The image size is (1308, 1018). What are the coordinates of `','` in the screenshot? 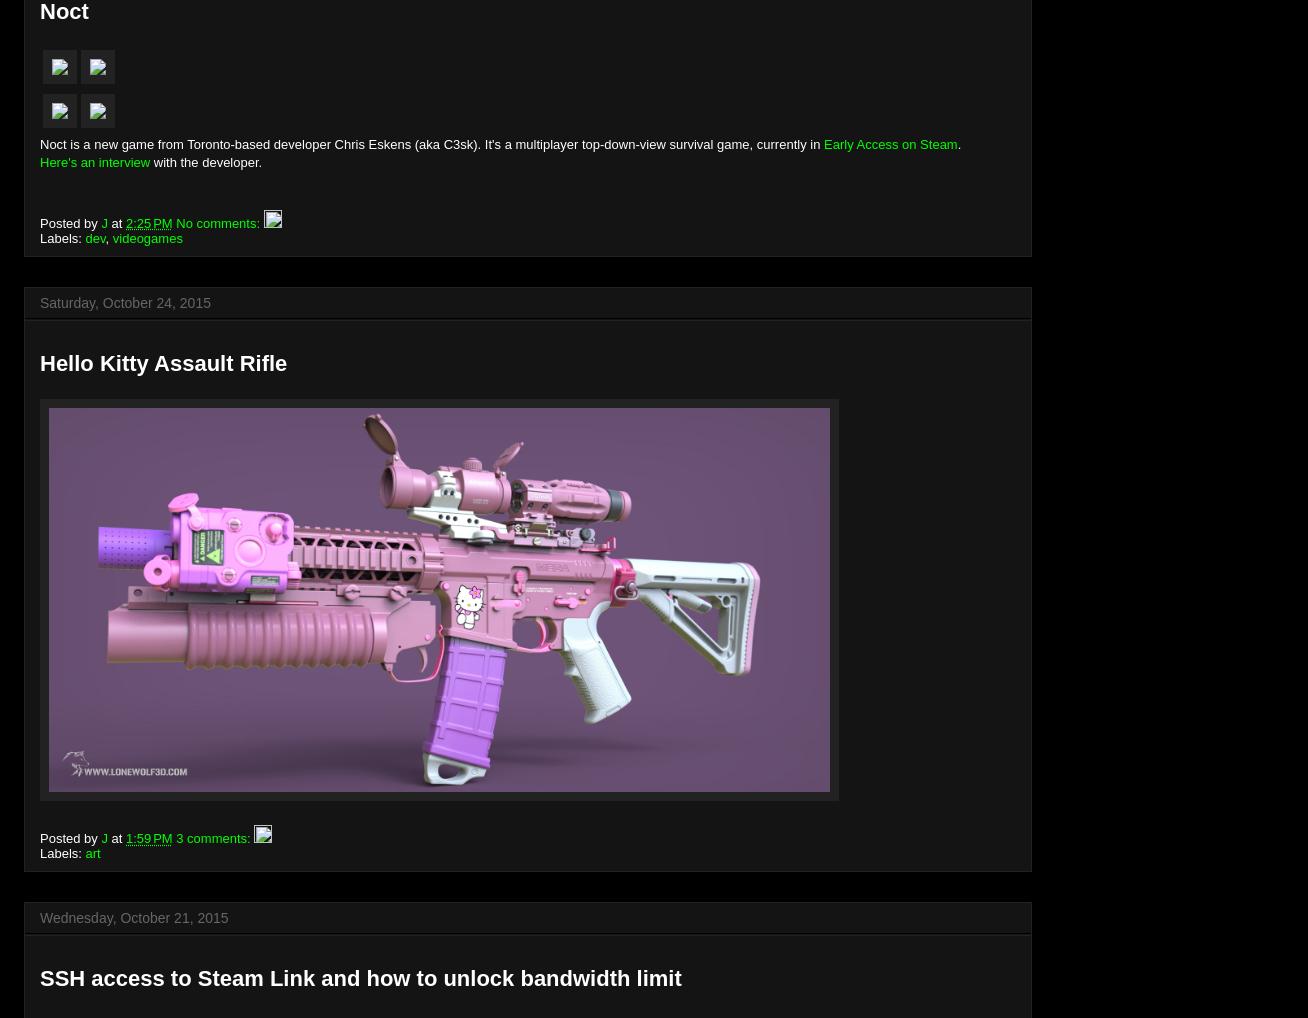 It's located at (107, 236).